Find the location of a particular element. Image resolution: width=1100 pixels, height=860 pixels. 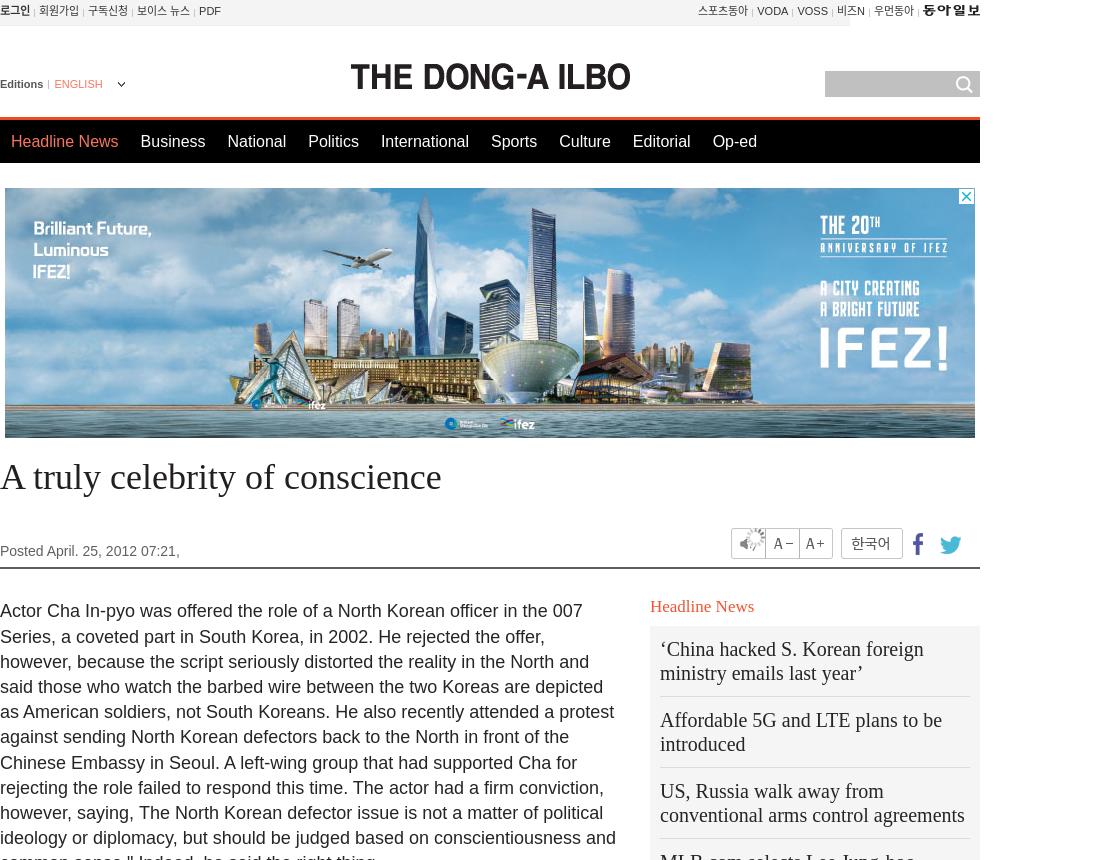

'Sports' is located at coordinates (490, 141).